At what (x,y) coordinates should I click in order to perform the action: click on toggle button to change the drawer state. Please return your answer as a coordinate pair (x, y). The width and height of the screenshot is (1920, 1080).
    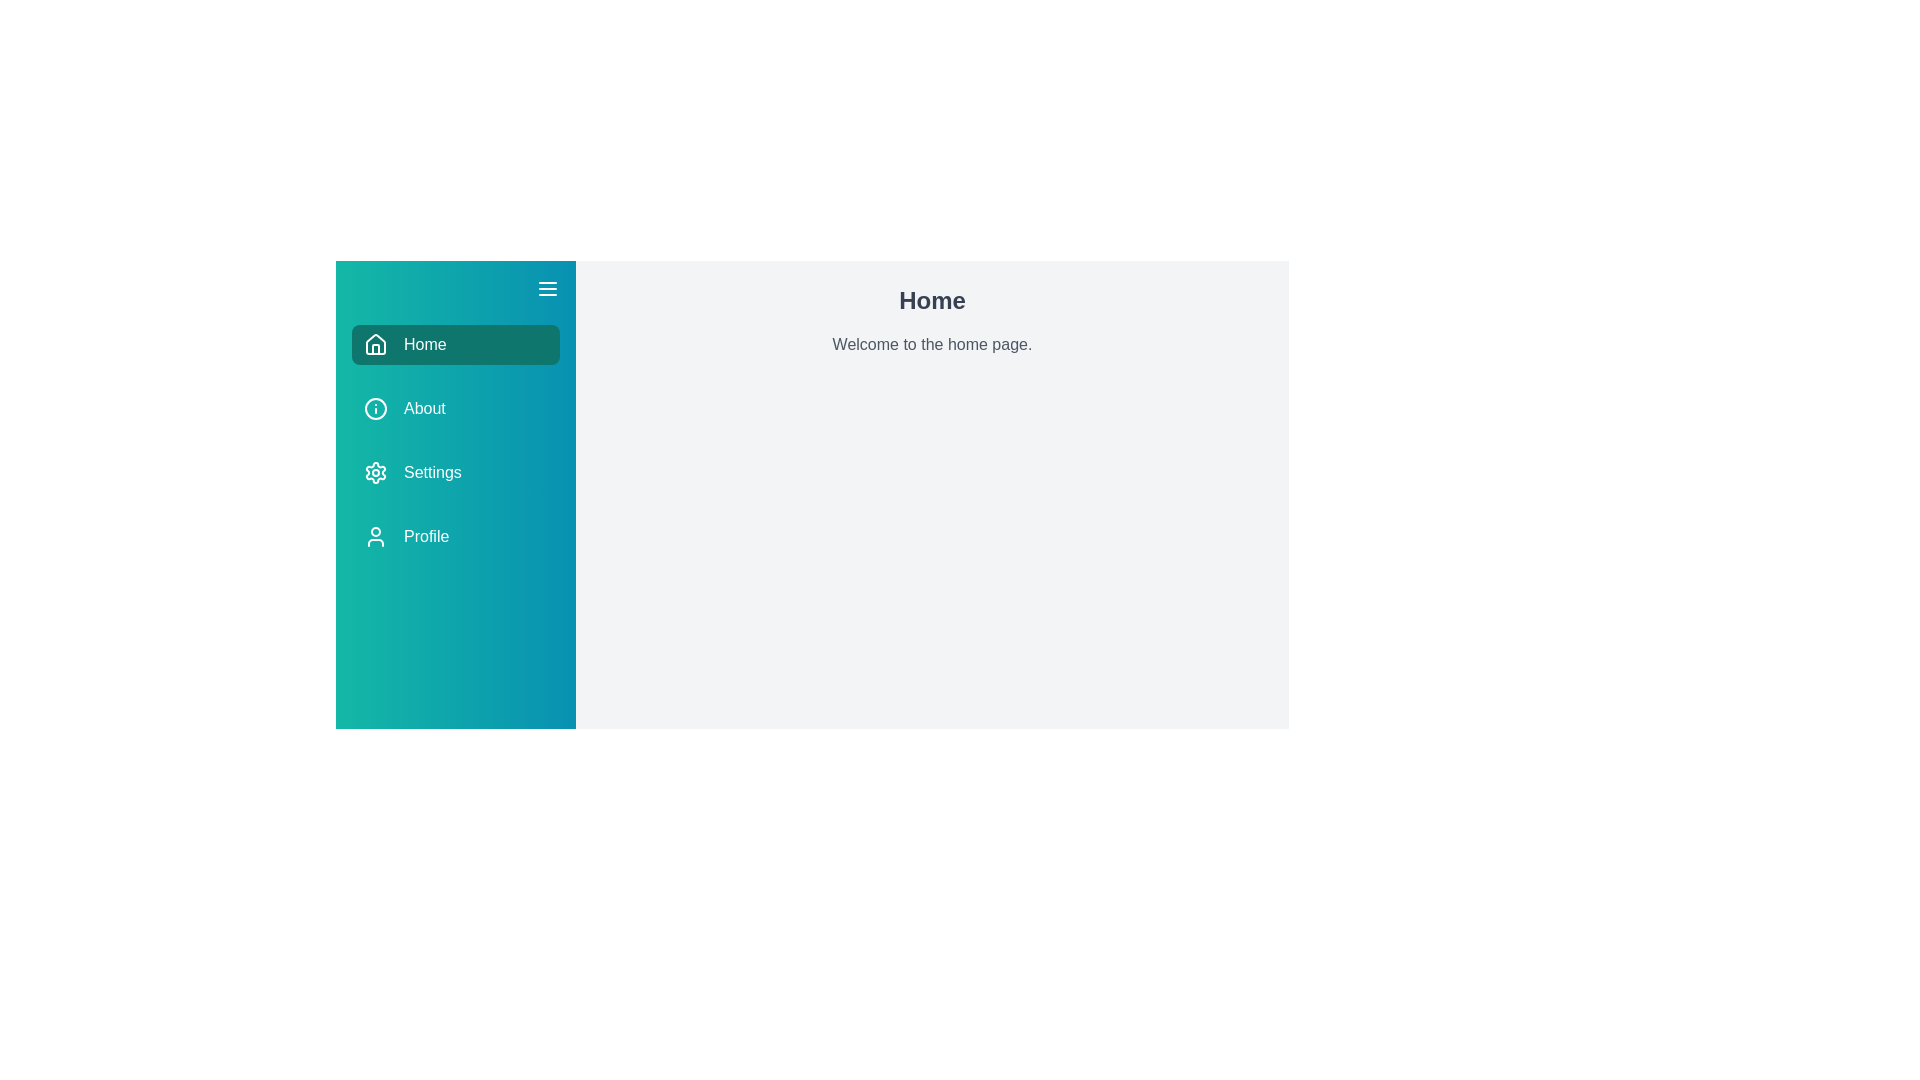
    Looking at the image, I should click on (547, 289).